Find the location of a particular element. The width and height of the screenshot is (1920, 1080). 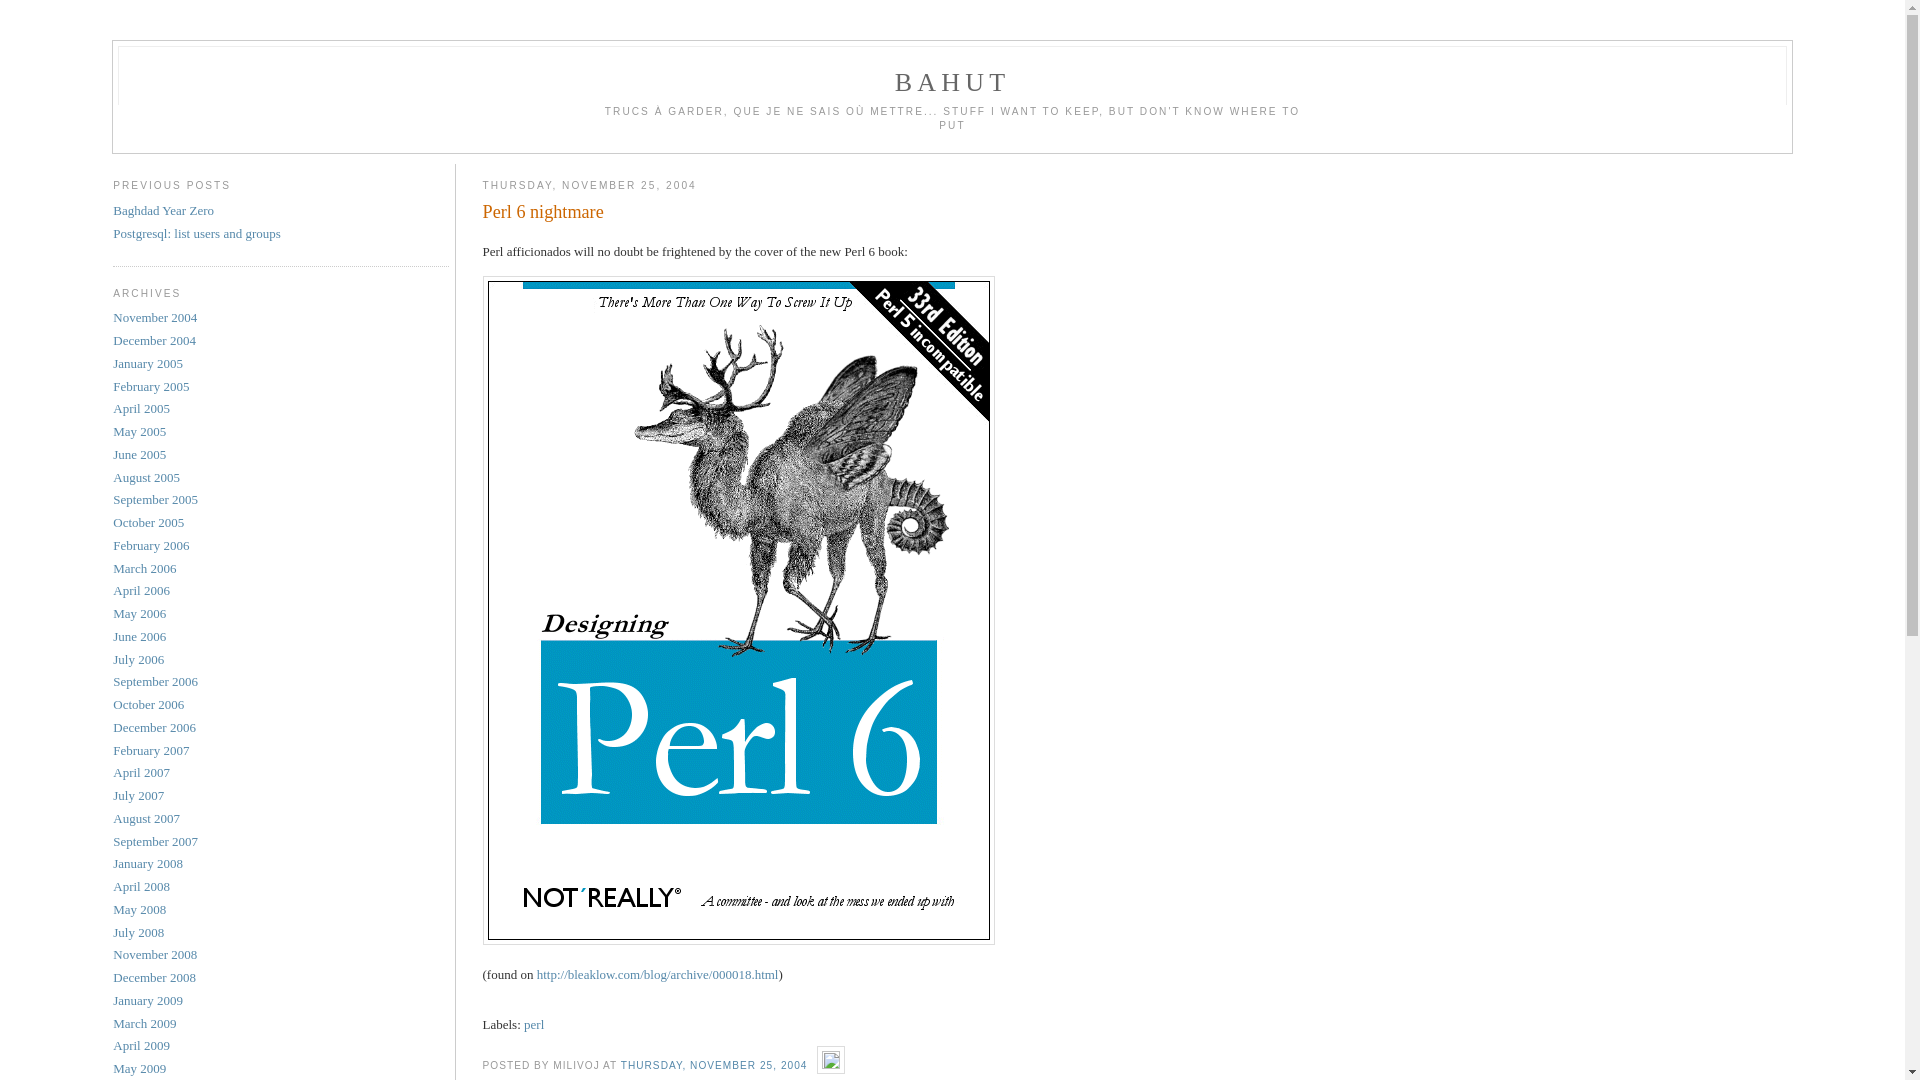

'June 2006' is located at coordinates (112, 636).